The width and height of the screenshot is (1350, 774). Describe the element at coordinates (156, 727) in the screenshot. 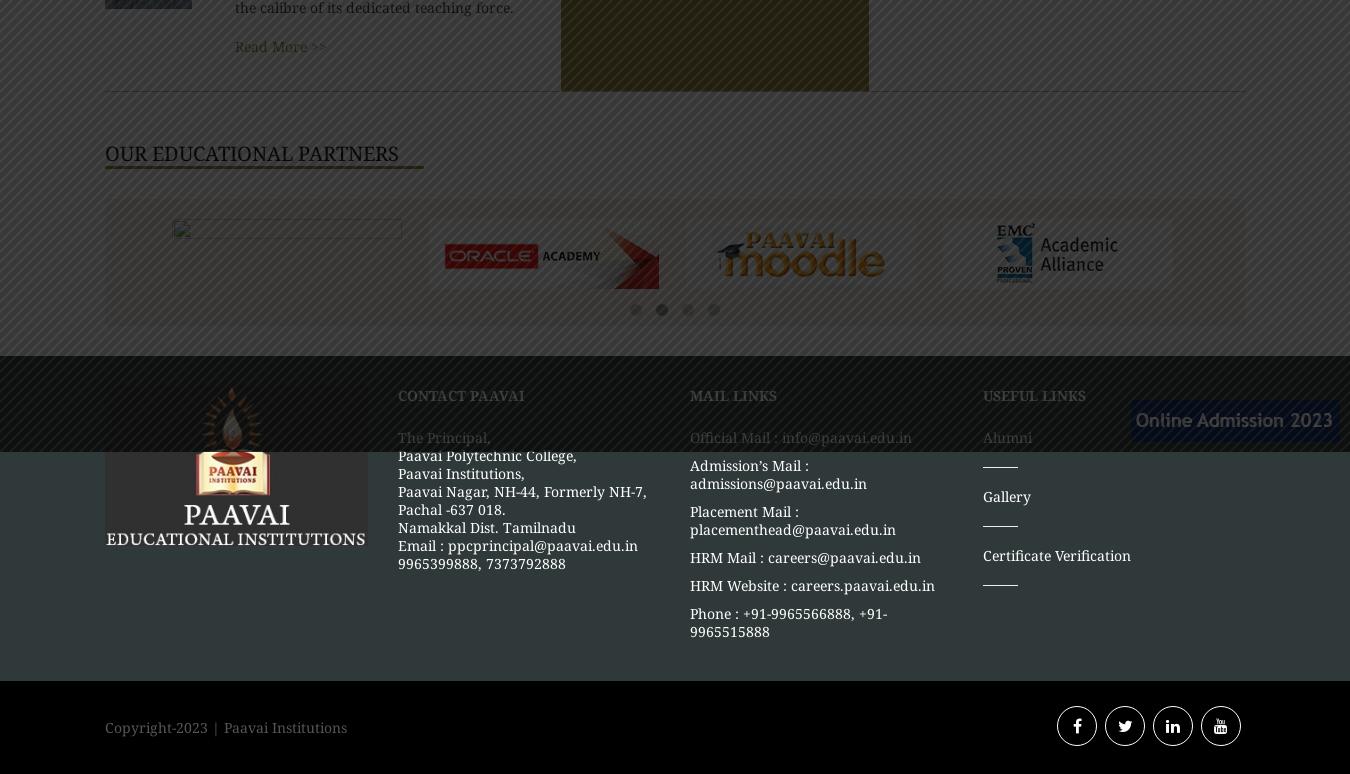

I see `'Copyright-2023'` at that location.